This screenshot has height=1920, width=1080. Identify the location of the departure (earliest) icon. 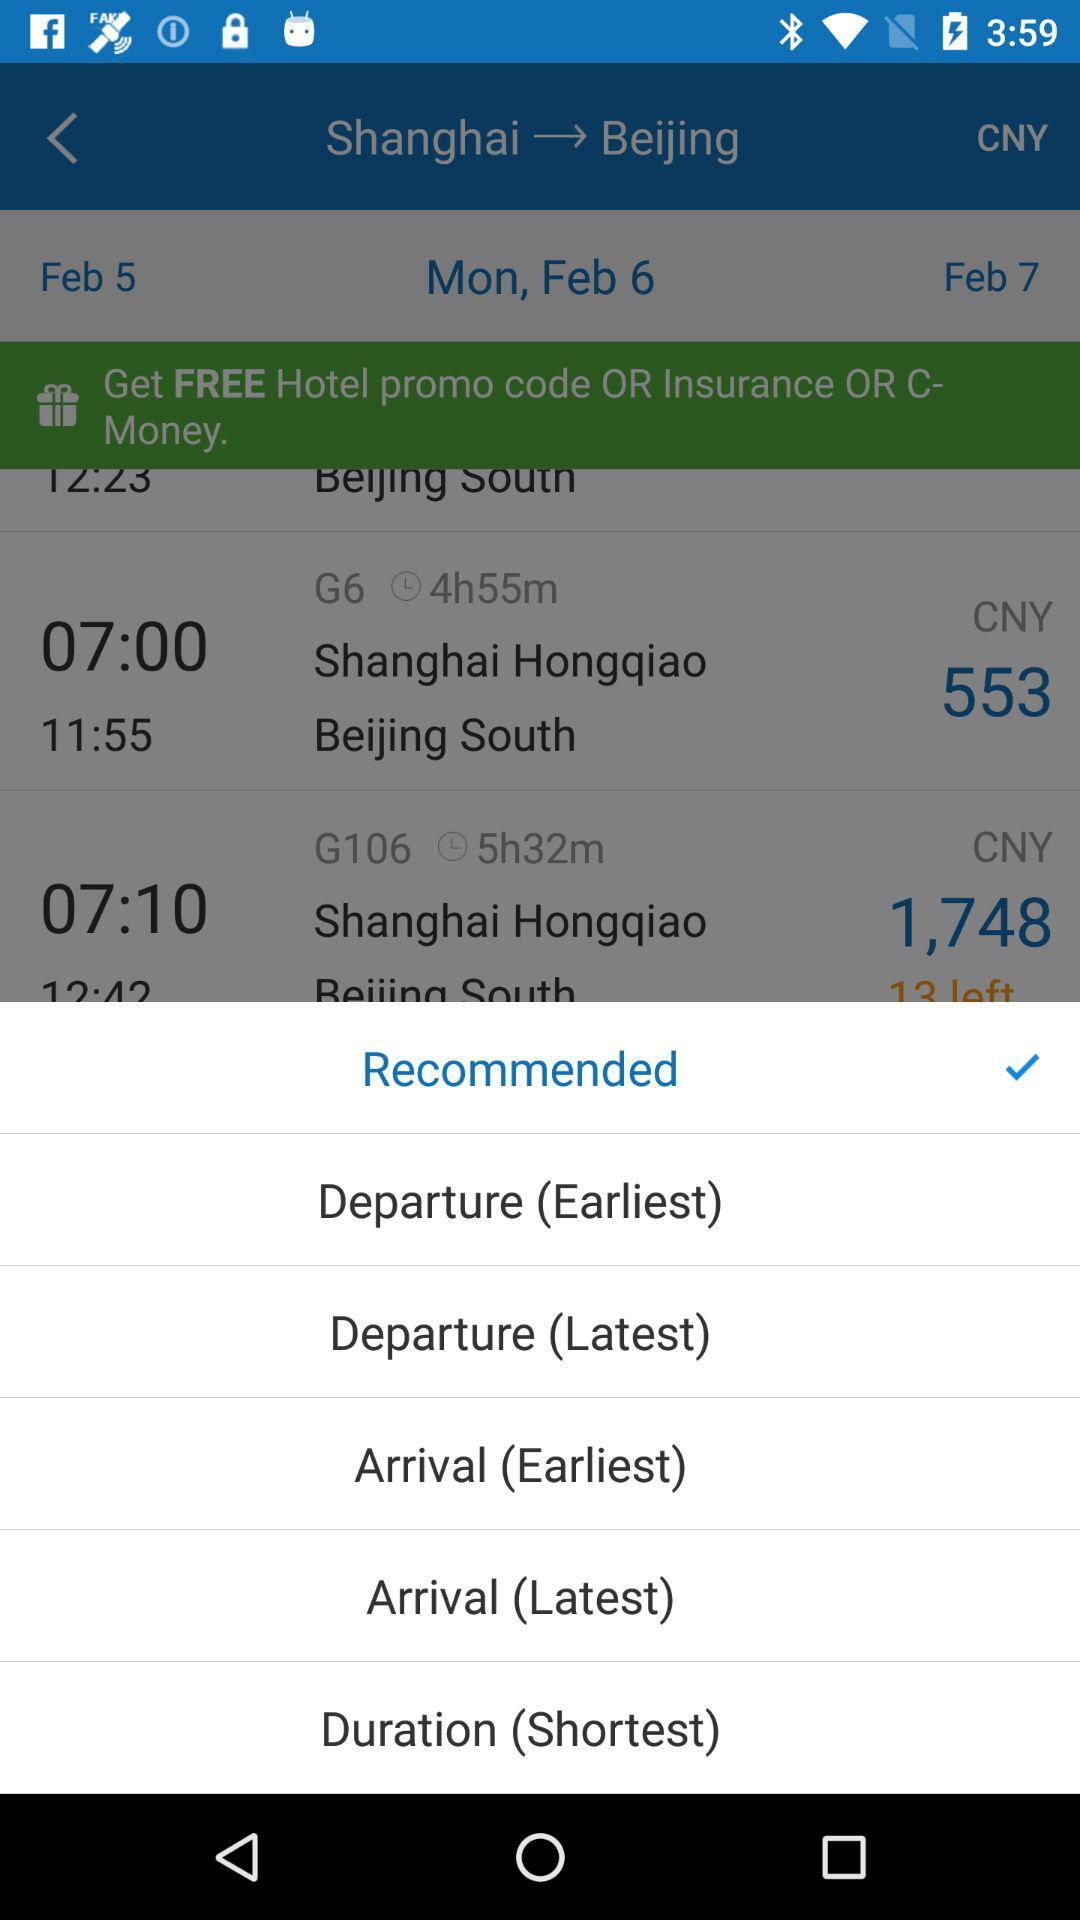
(540, 1199).